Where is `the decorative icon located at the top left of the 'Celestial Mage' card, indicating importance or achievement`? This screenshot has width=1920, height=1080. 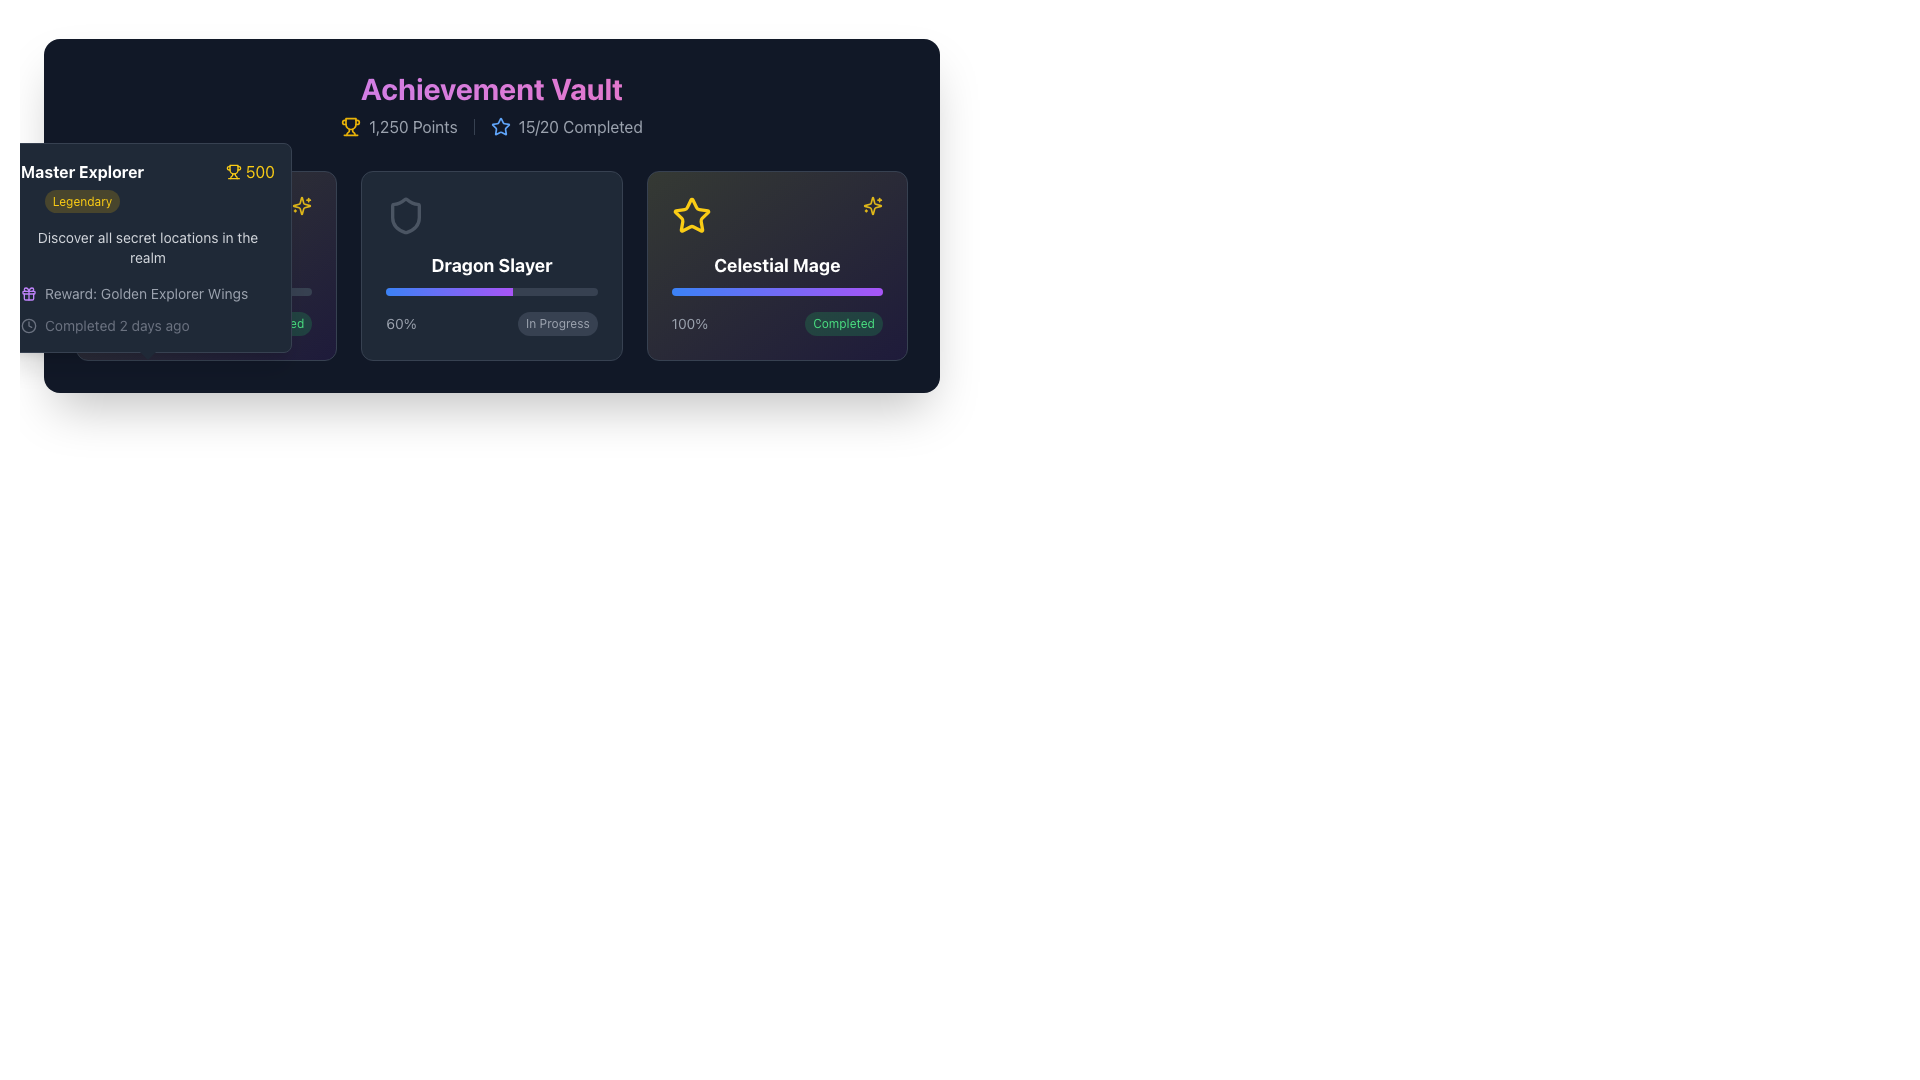 the decorative icon located at the top left of the 'Celestial Mage' card, indicating importance or achievement is located at coordinates (691, 216).